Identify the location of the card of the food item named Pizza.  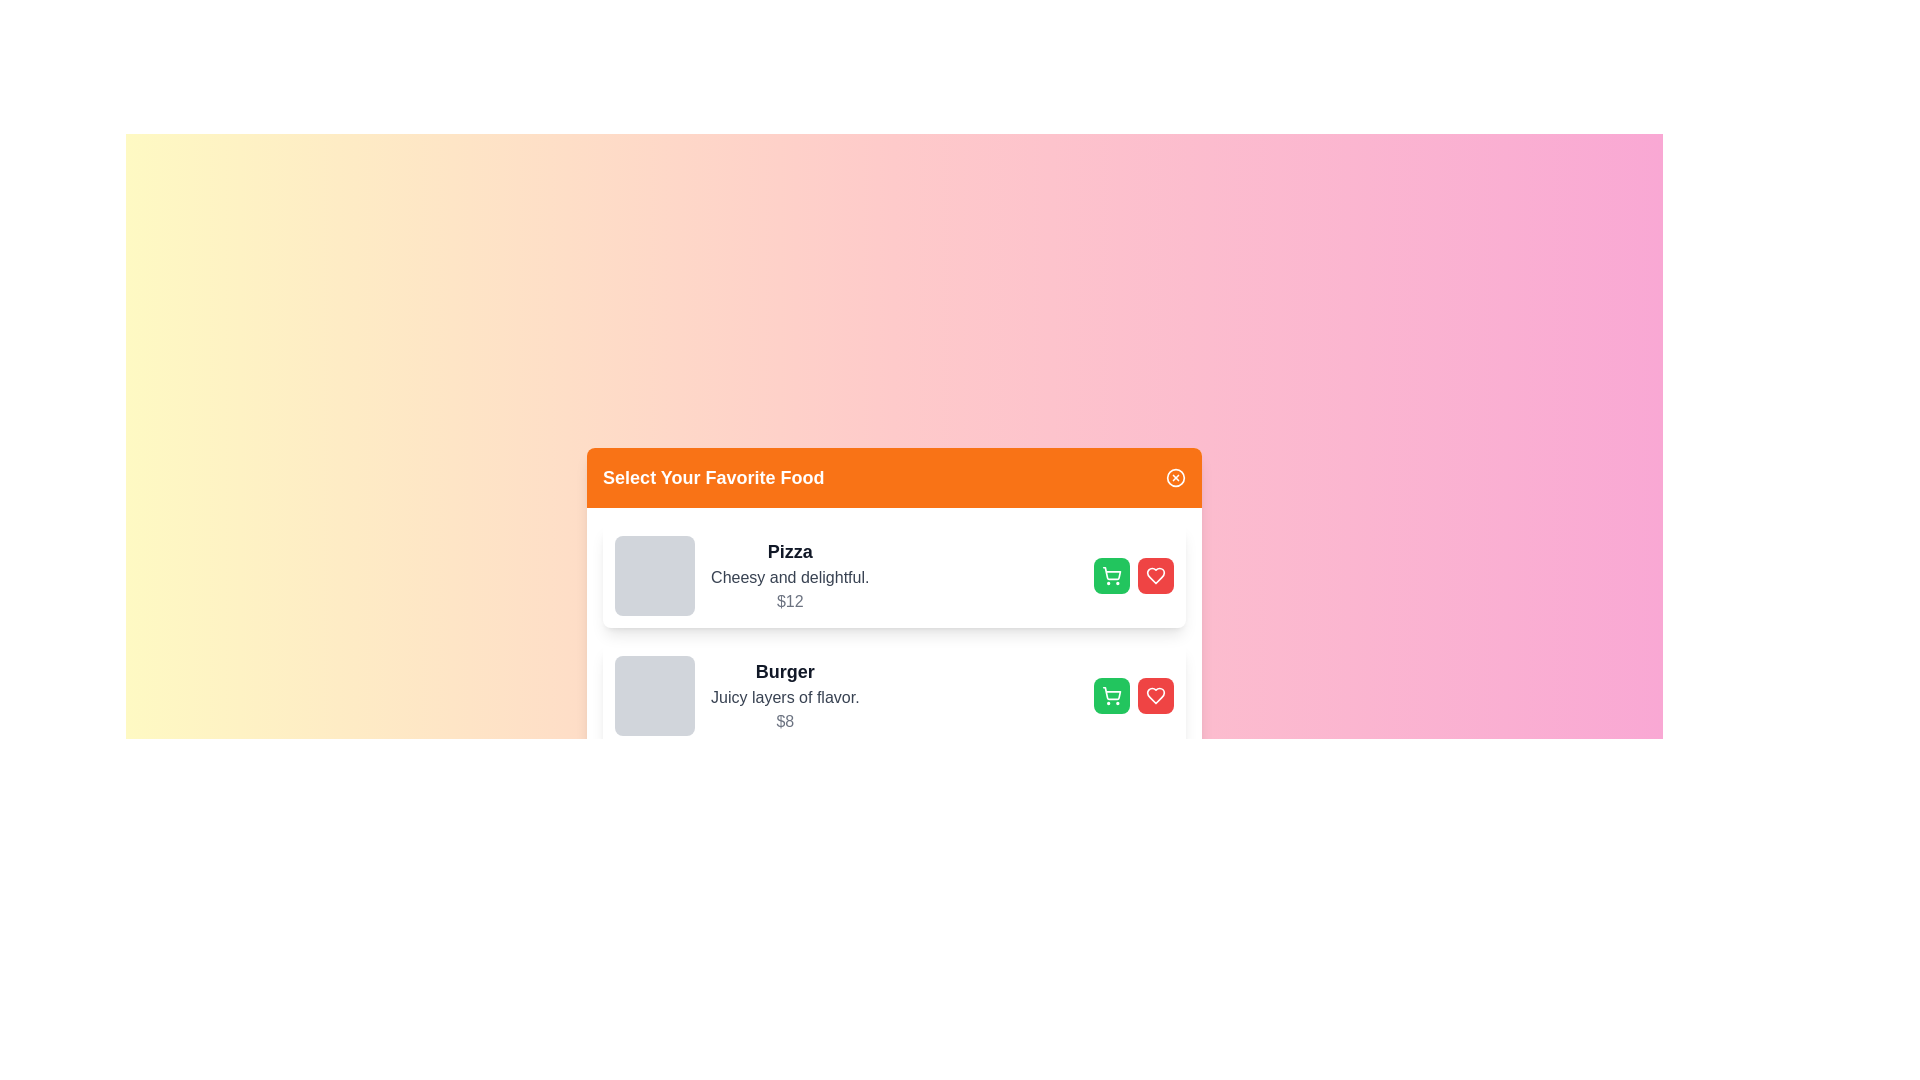
(893, 575).